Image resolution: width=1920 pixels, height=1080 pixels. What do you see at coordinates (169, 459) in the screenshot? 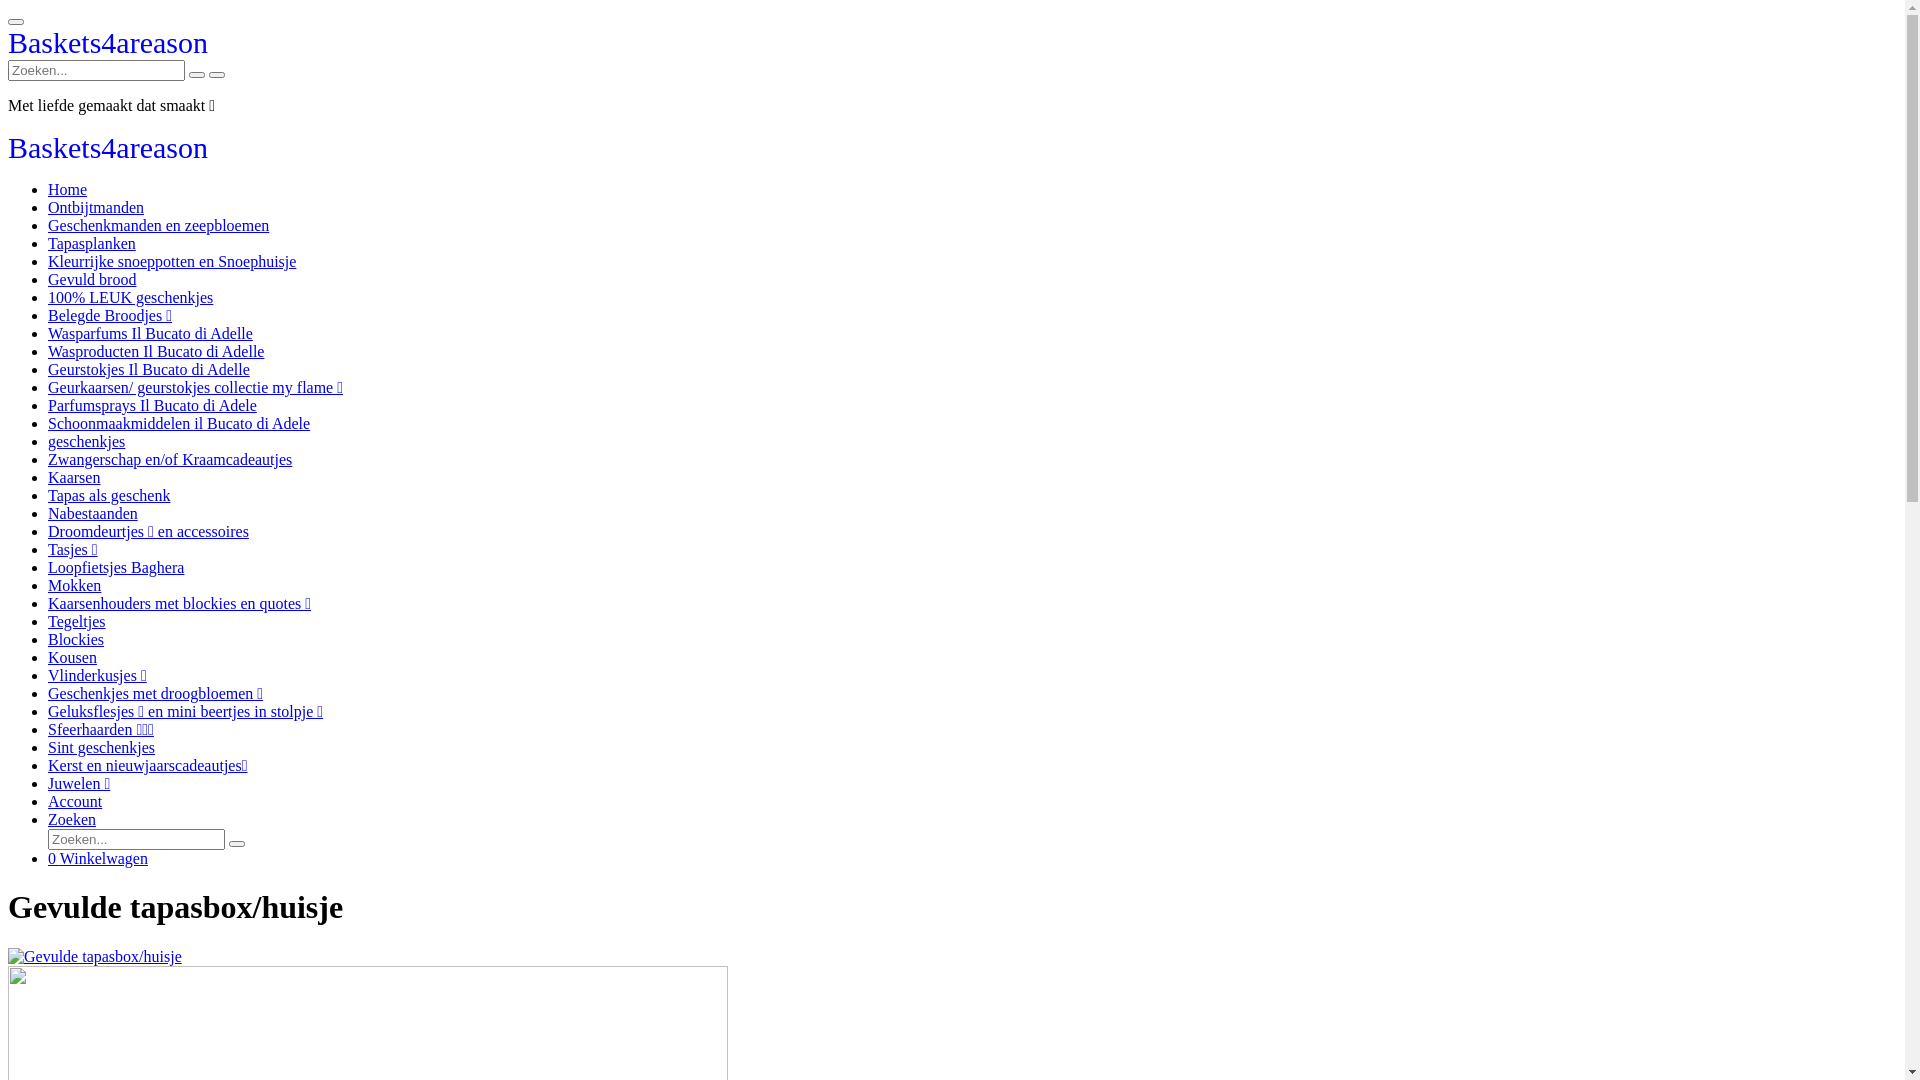
I see `'Zwangerschap en/of Kraamcadeautjes'` at bounding box center [169, 459].